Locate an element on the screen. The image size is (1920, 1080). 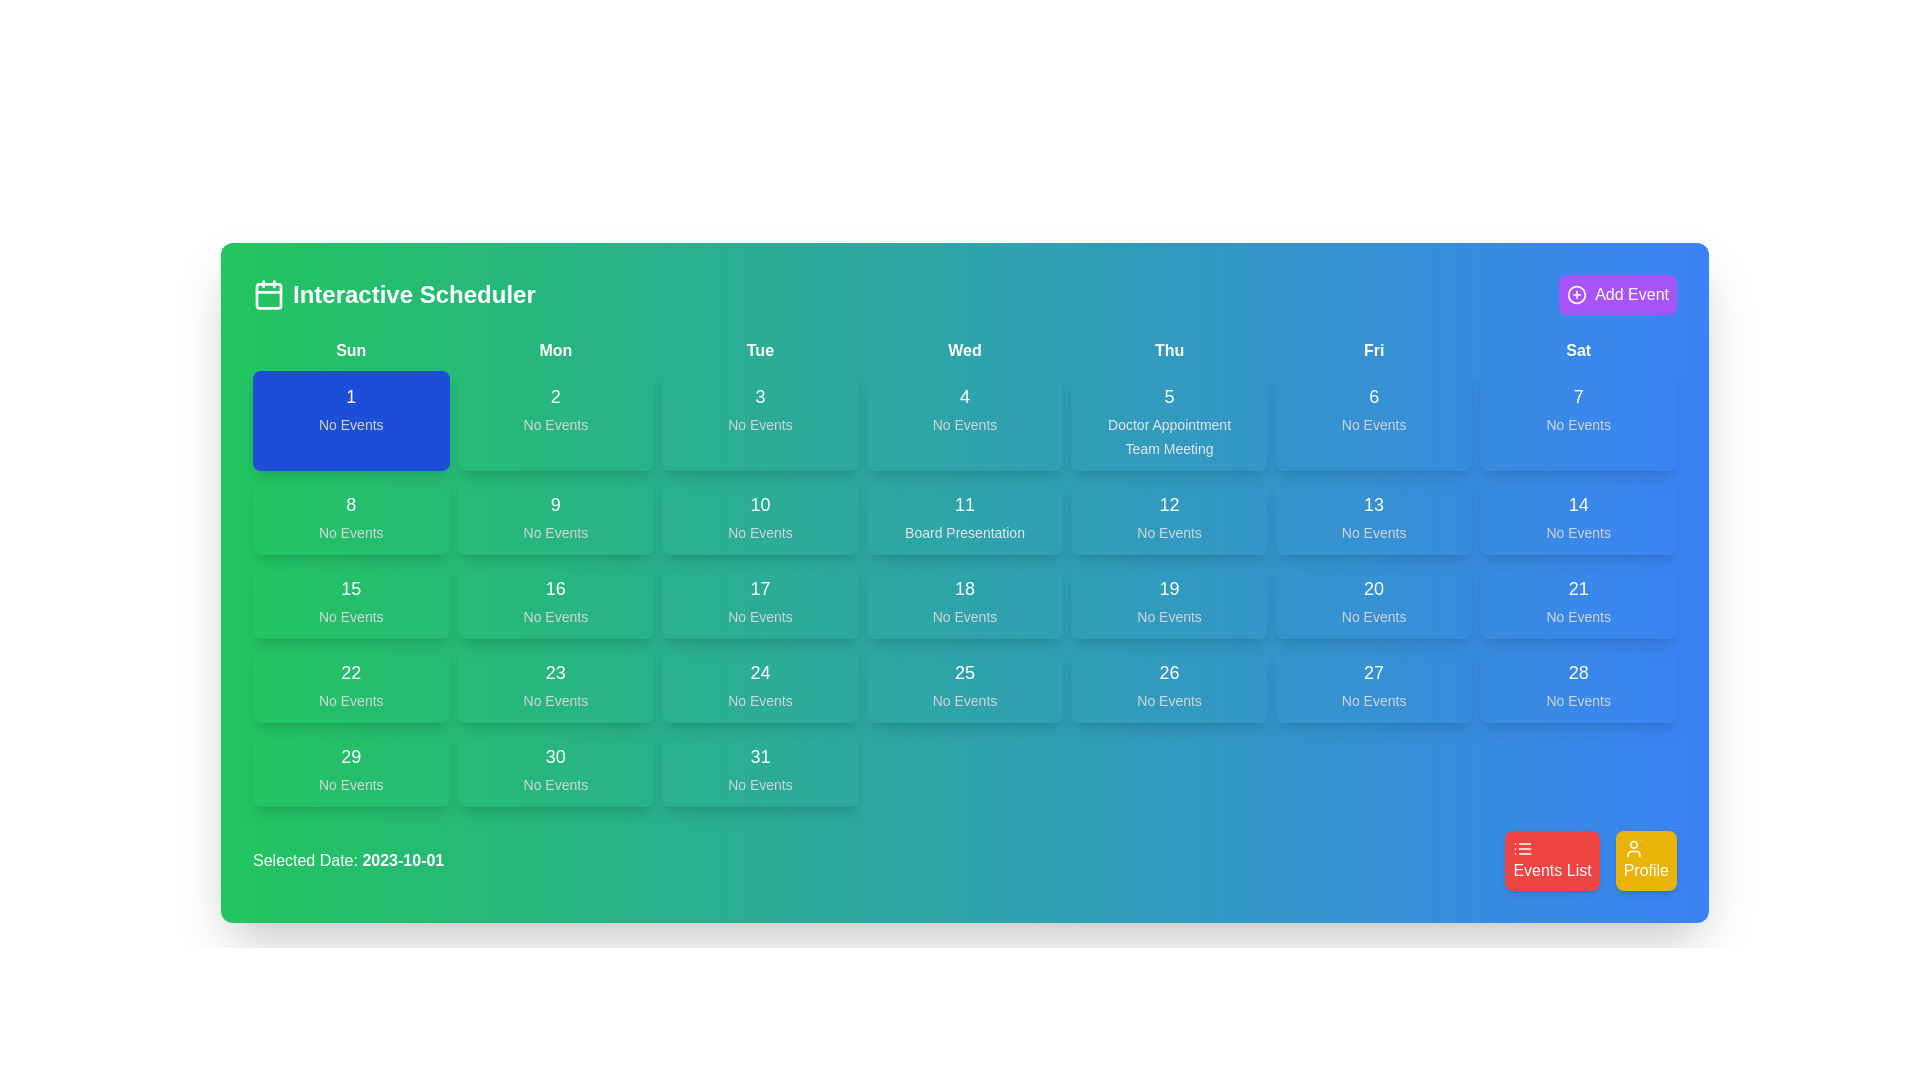
the static text label displaying 'Wed' in bold white text, which is the fourth entry in the calendar week layout is located at coordinates (964, 350).